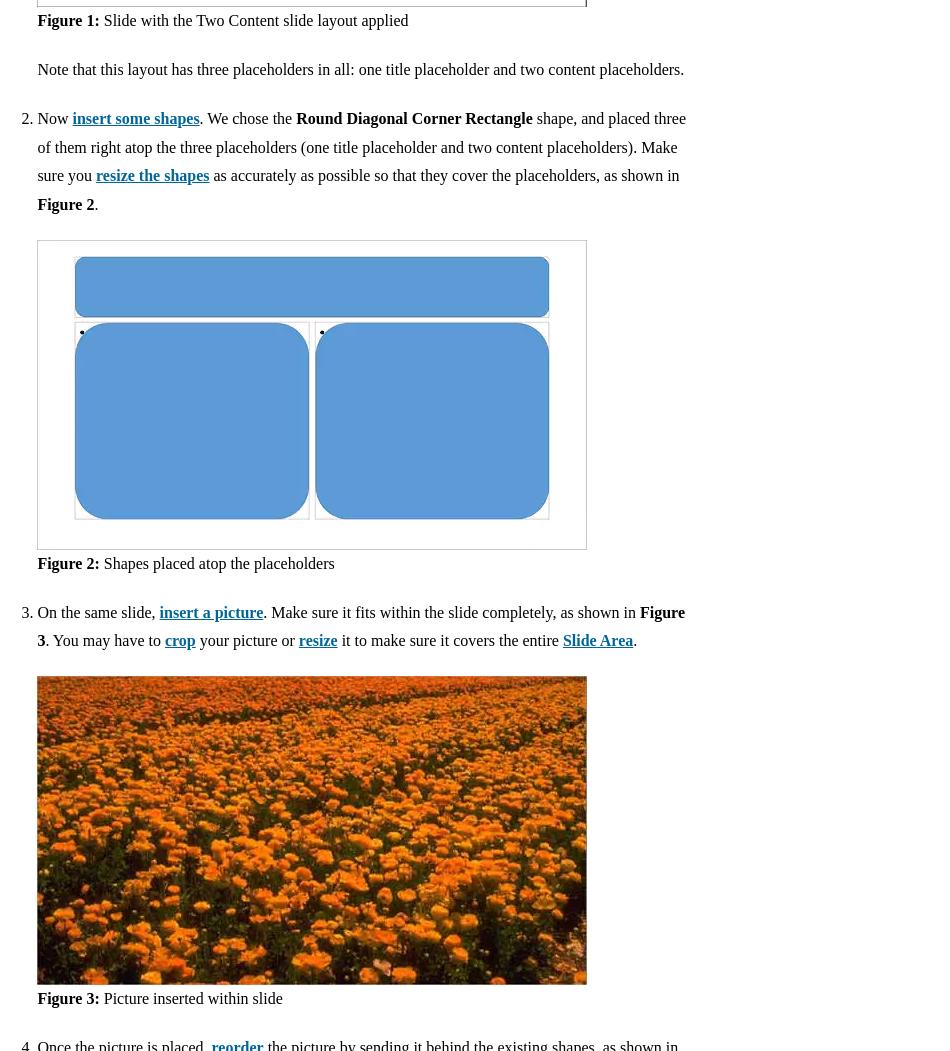  Describe the element at coordinates (96, 175) in the screenshot. I see `'resize the shapes'` at that location.